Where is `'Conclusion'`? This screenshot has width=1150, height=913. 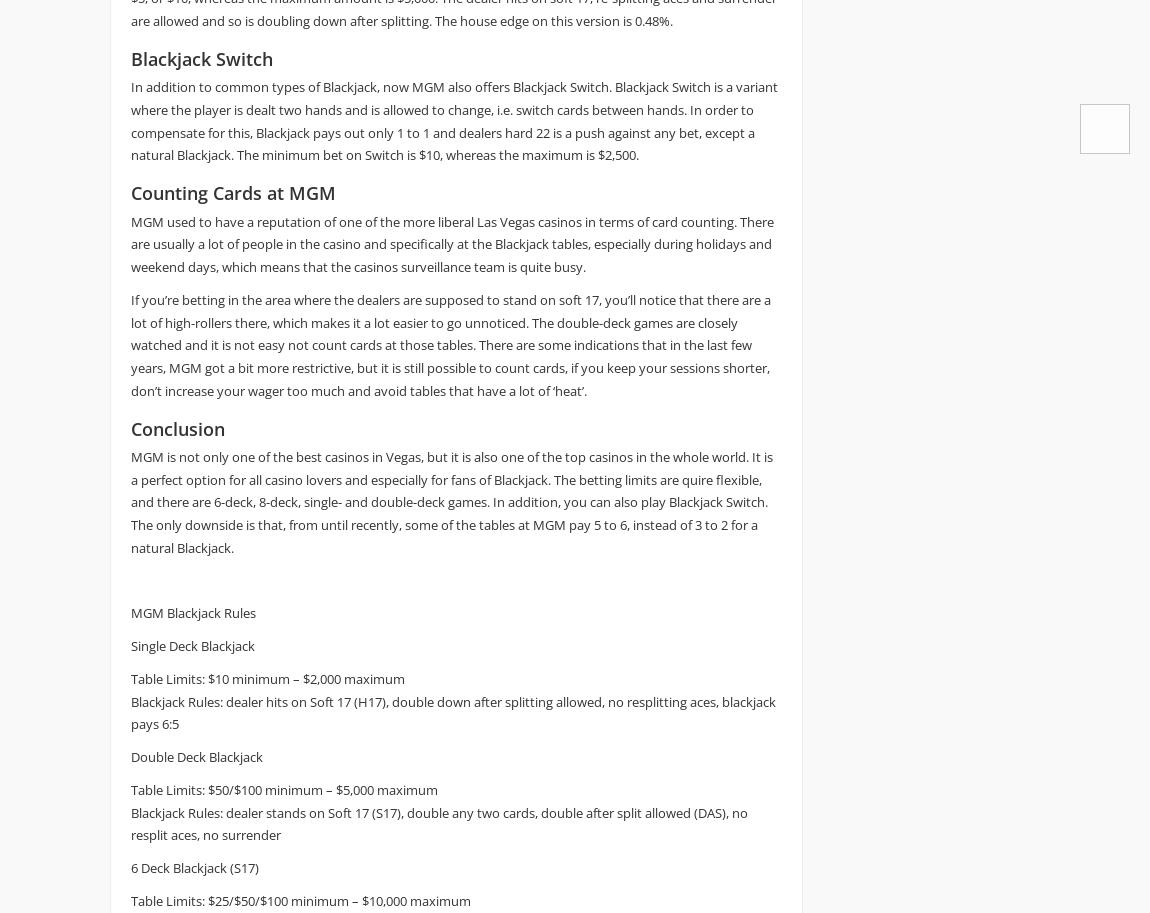 'Conclusion' is located at coordinates (129, 428).